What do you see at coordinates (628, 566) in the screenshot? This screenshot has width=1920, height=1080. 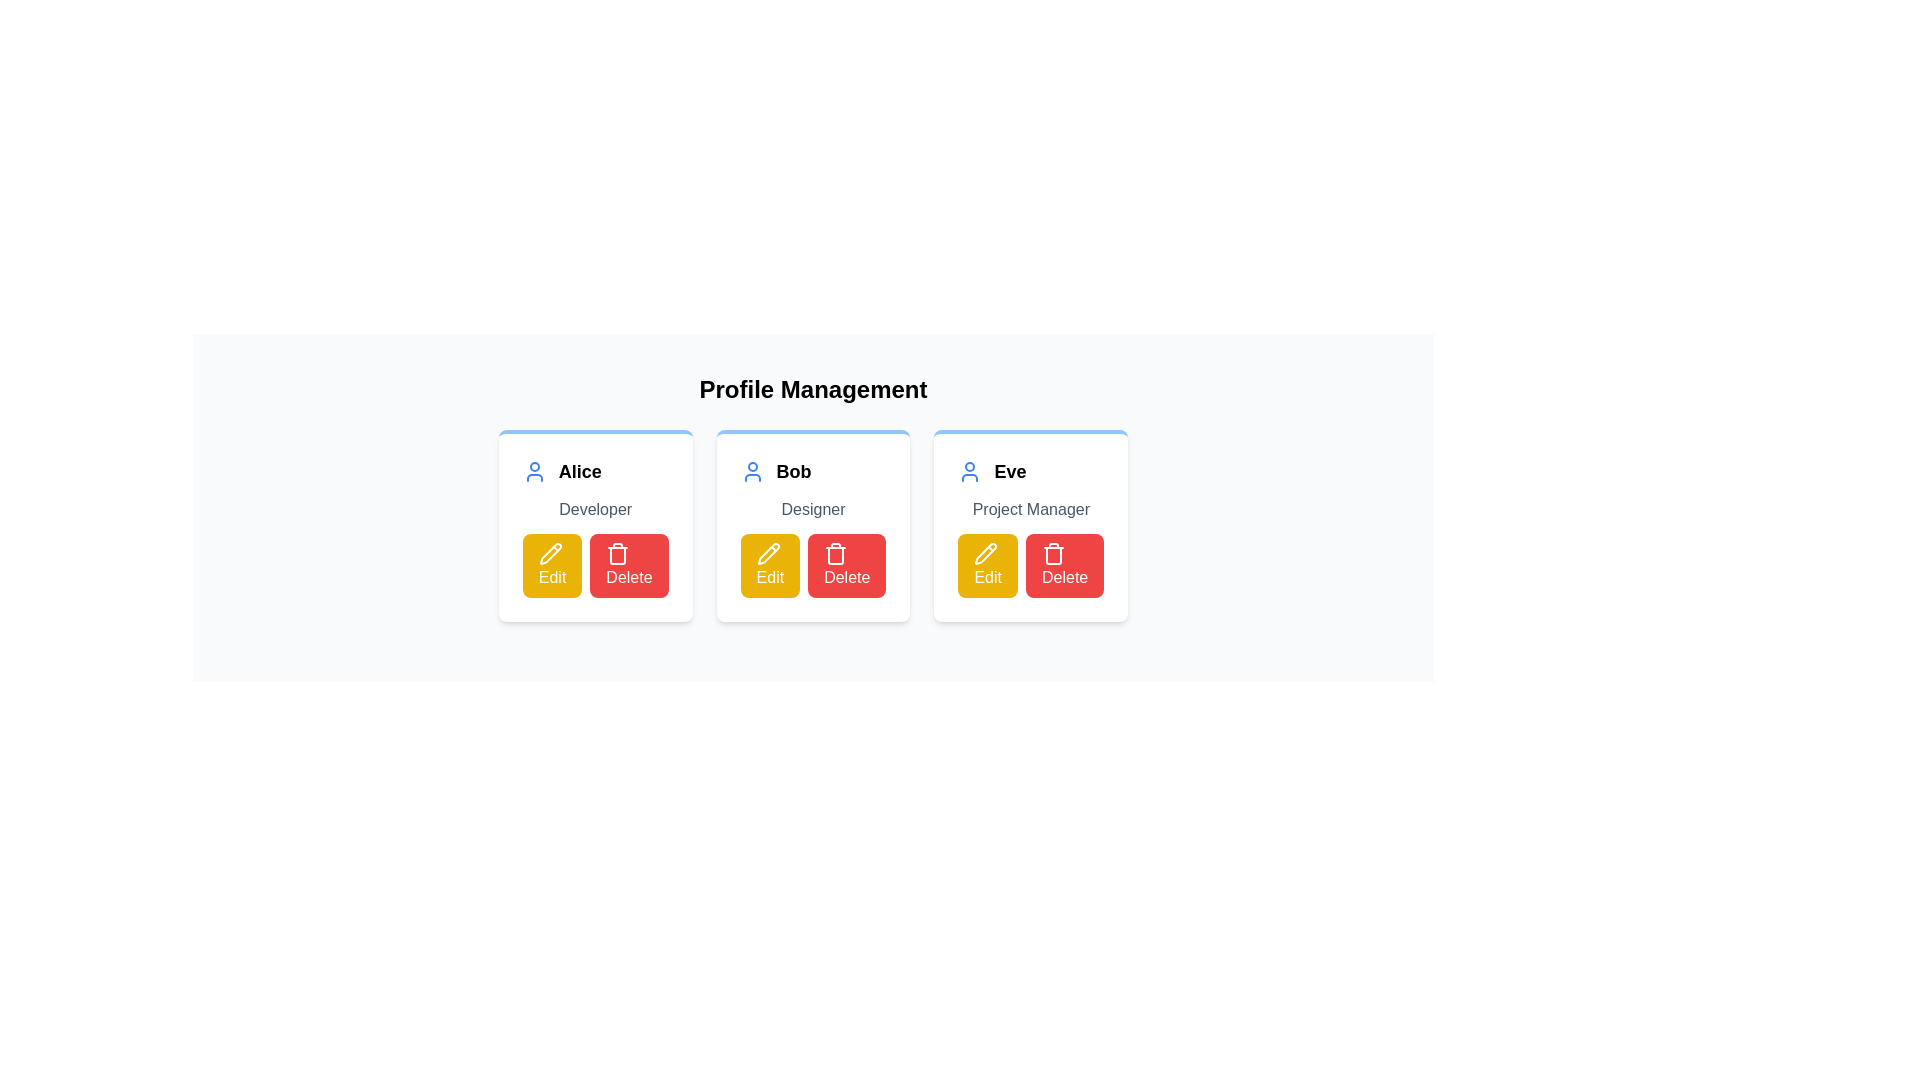 I see `the delete button located` at bounding box center [628, 566].